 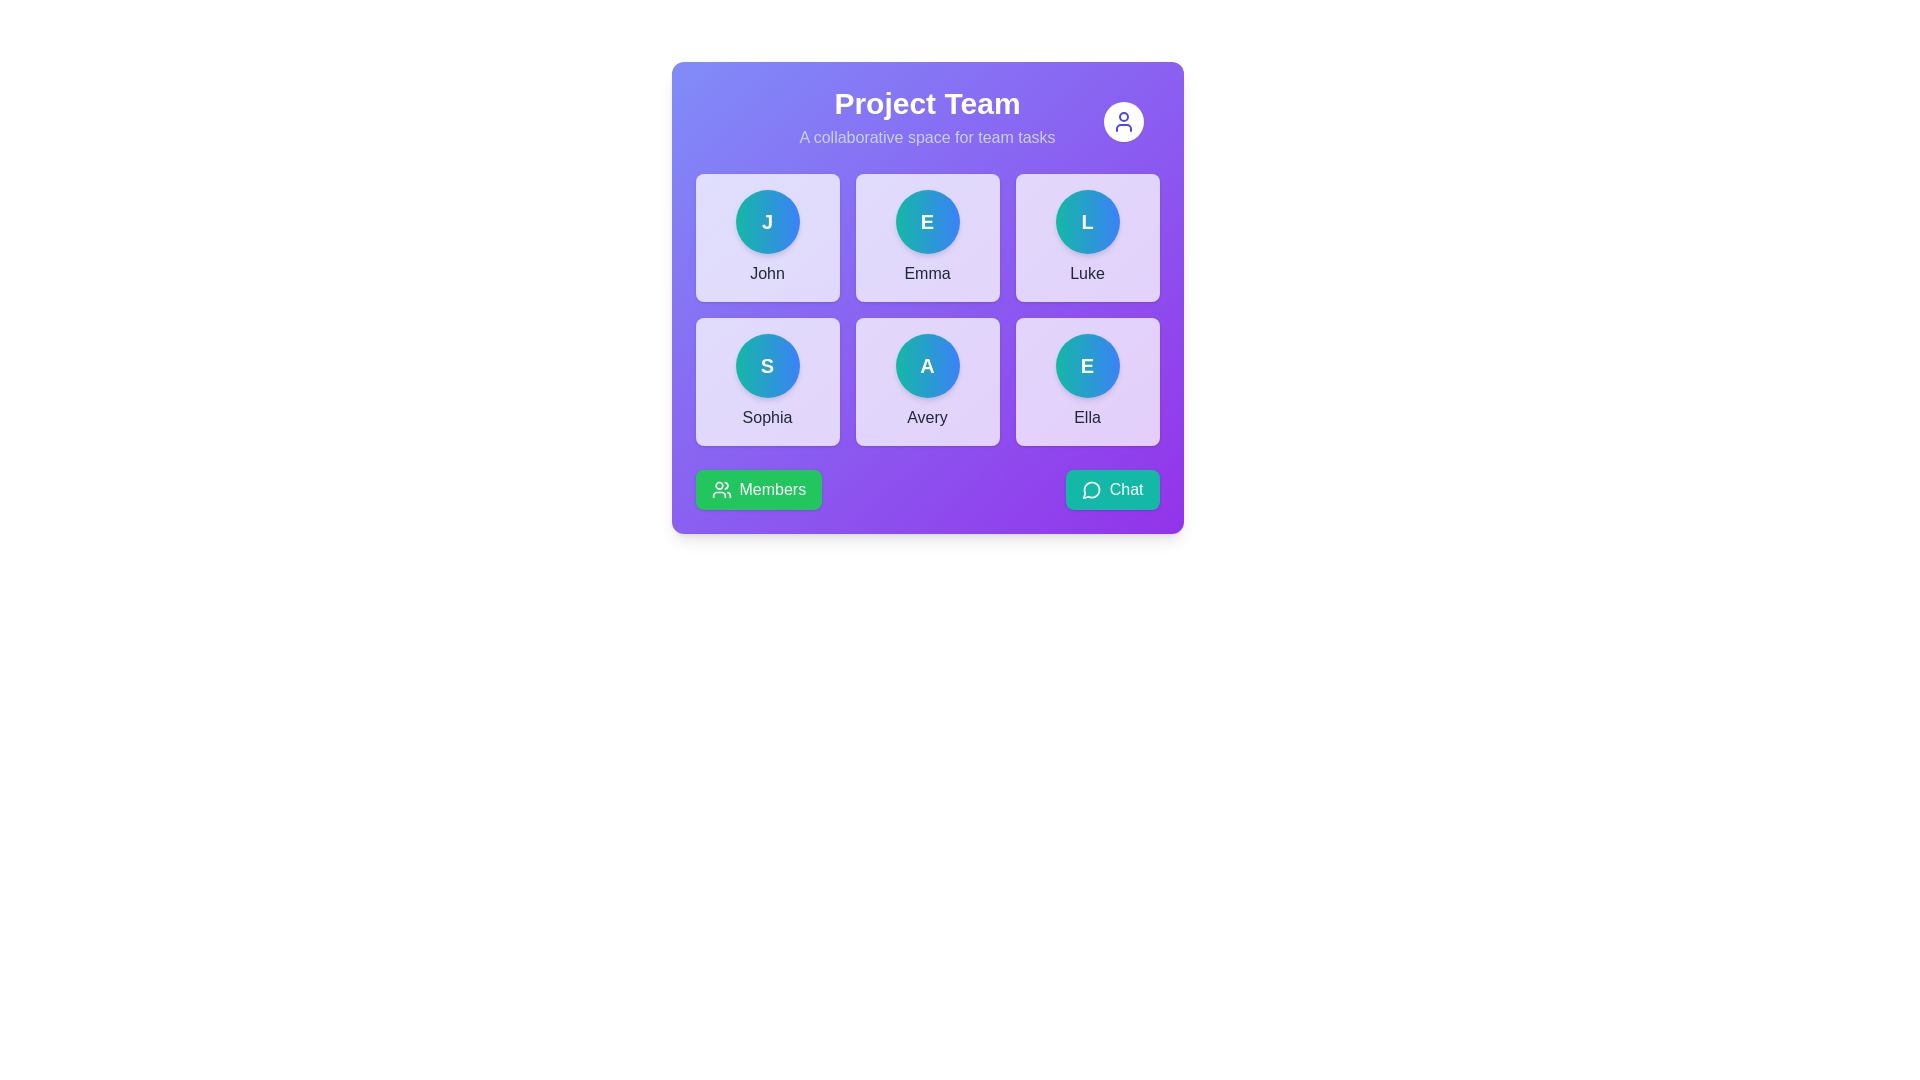 What do you see at coordinates (926, 416) in the screenshot?
I see `the label text indicating the name 'Avery', which is located in the center column of the bottom row of the grid layout, below the icon displaying the initial 'A'` at bounding box center [926, 416].